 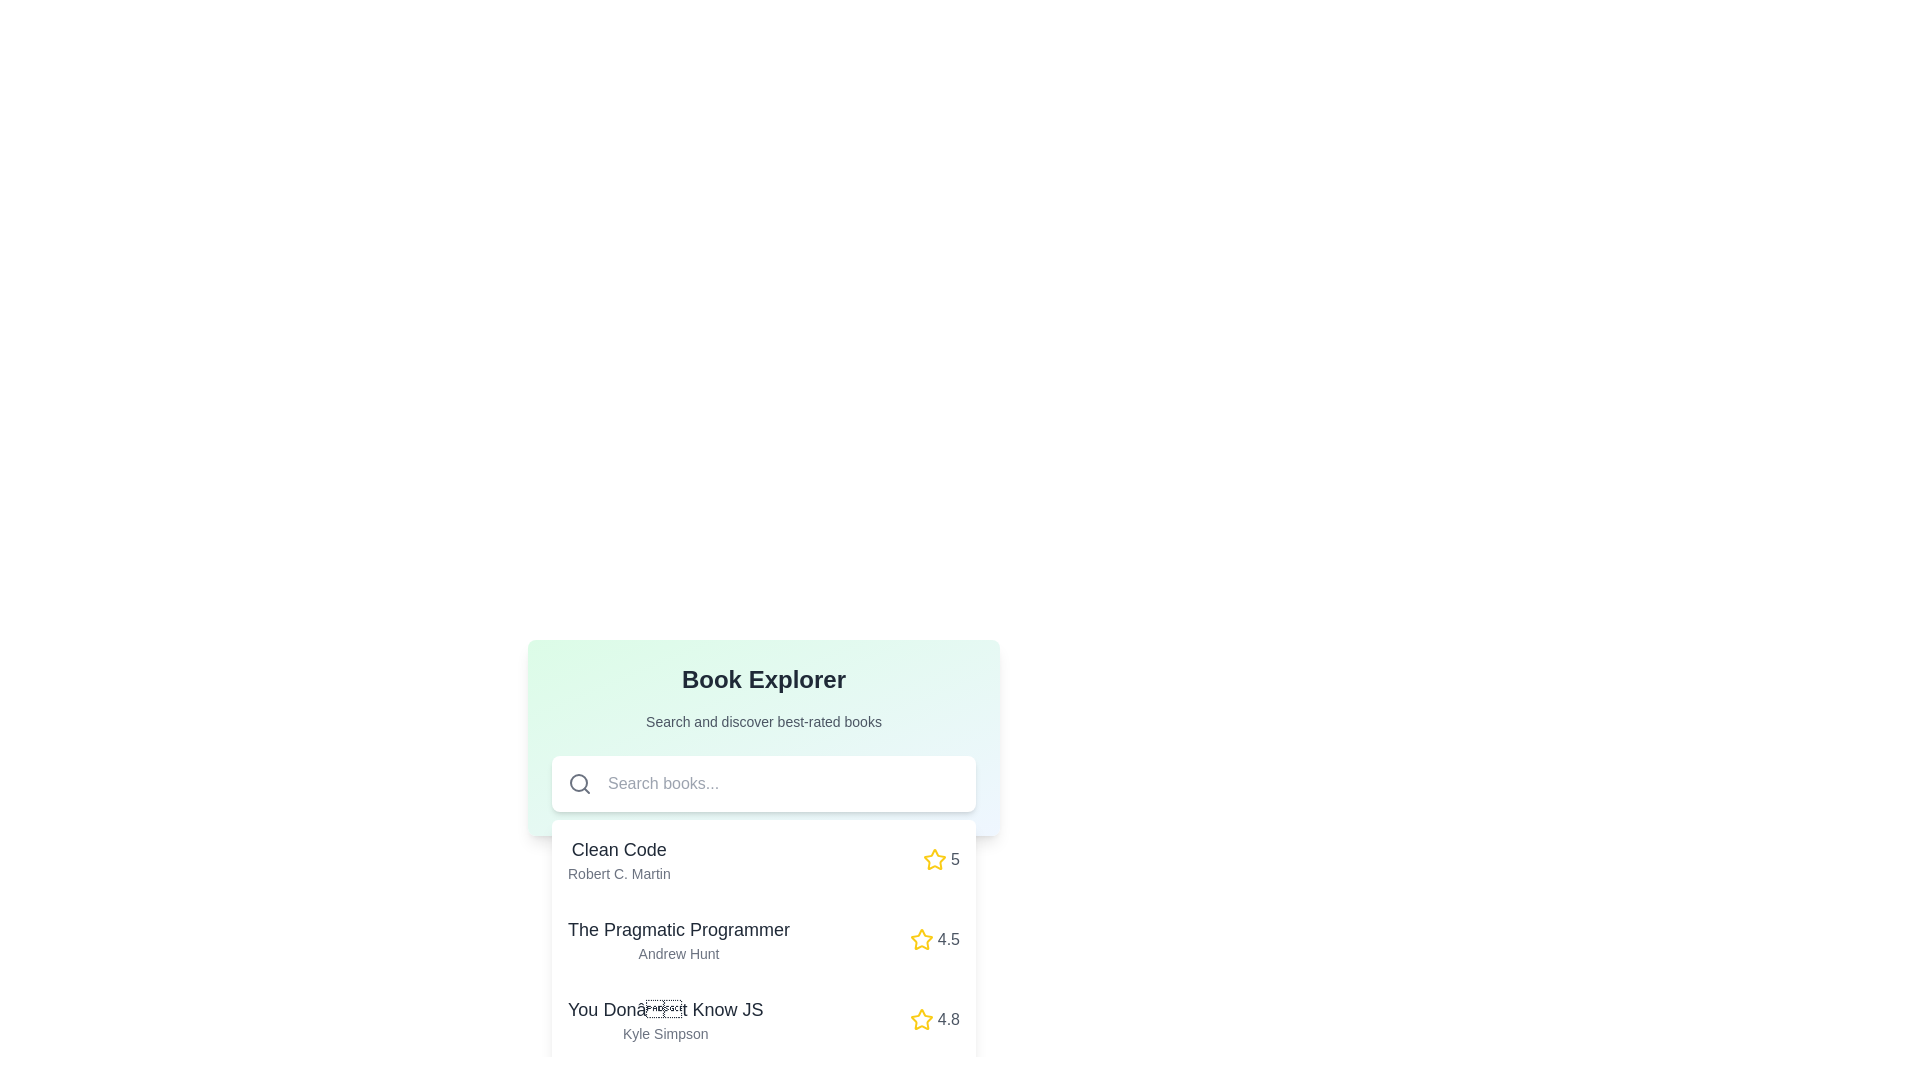 What do you see at coordinates (618, 873) in the screenshot?
I see `static text label displaying 'Robert C. Martin', which is styled in a small font size and gray color, located below the title 'Clean Code' in the 'Book Explorer' section` at bounding box center [618, 873].